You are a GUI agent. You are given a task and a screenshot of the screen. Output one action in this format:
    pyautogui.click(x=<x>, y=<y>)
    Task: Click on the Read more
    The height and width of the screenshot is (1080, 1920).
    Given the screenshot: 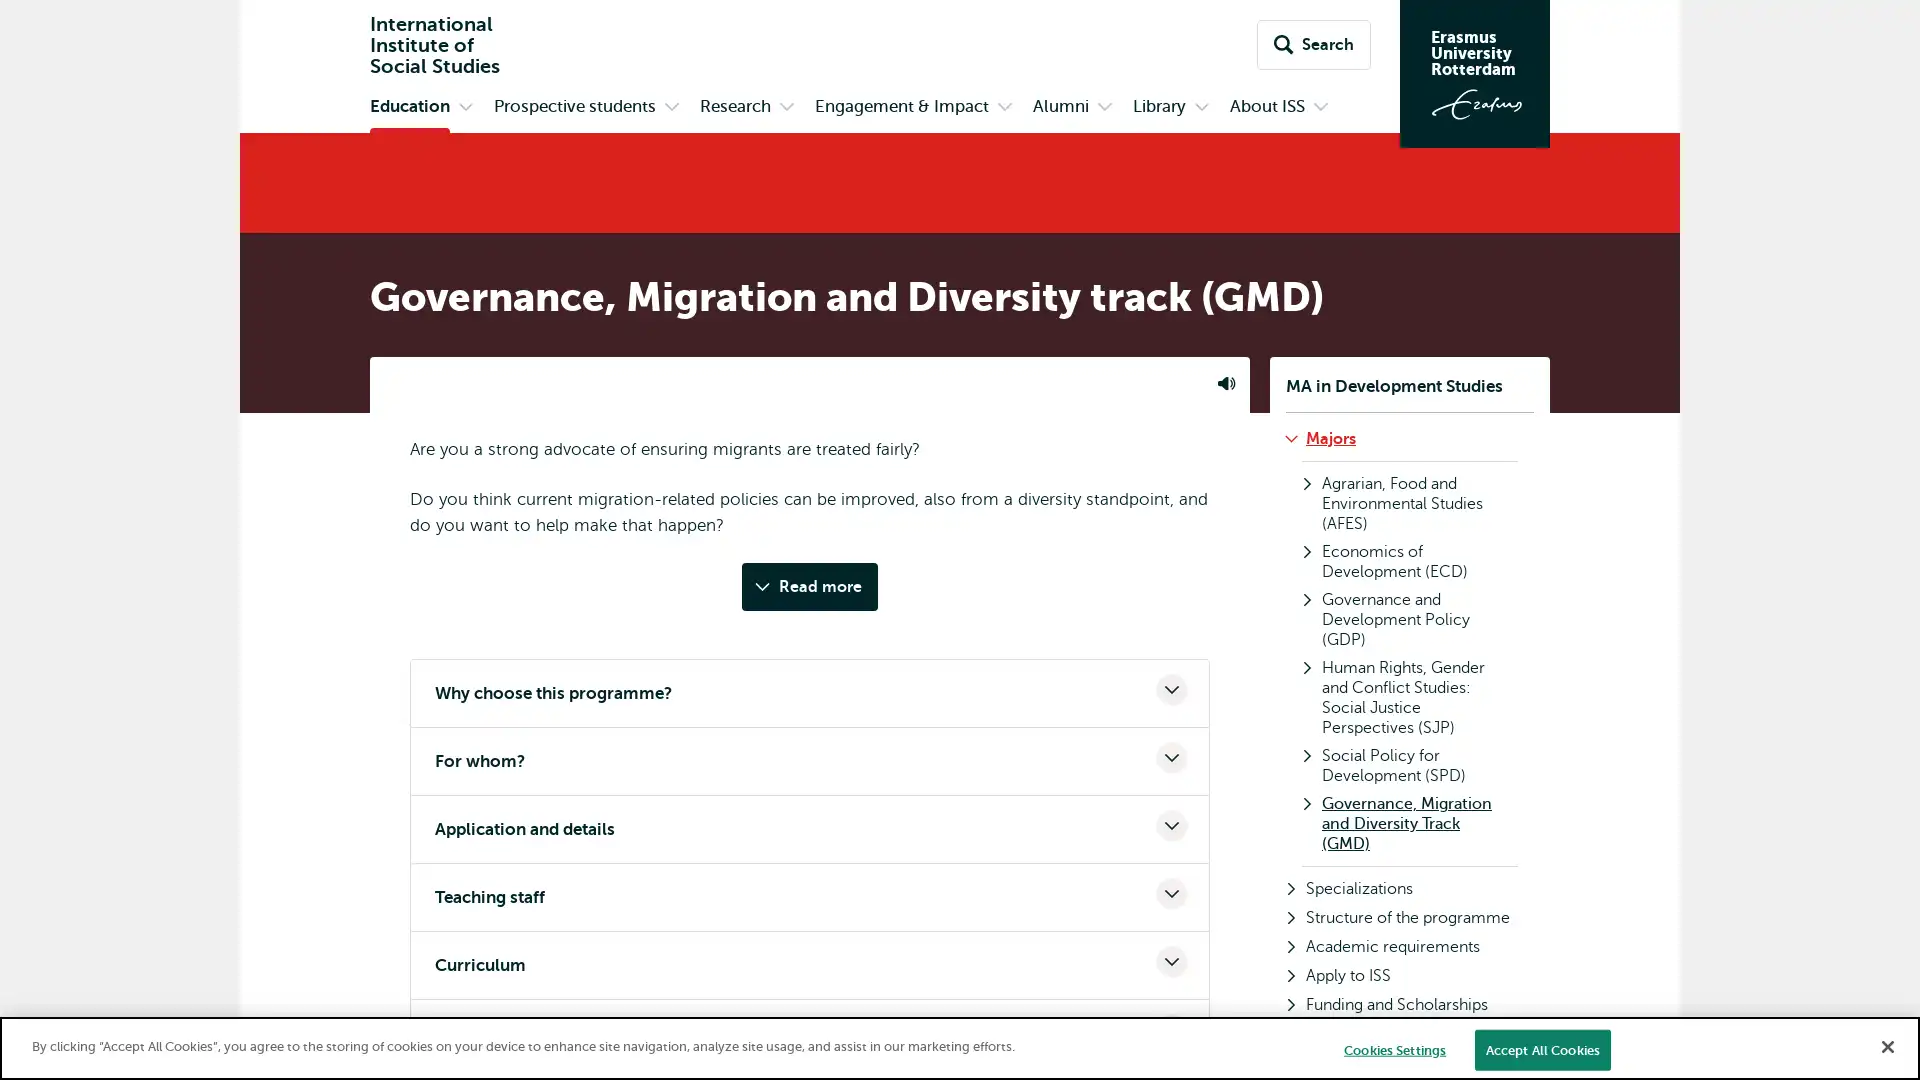 What is the action you would take?
    pyautogui.click(x=810, y=585)
    